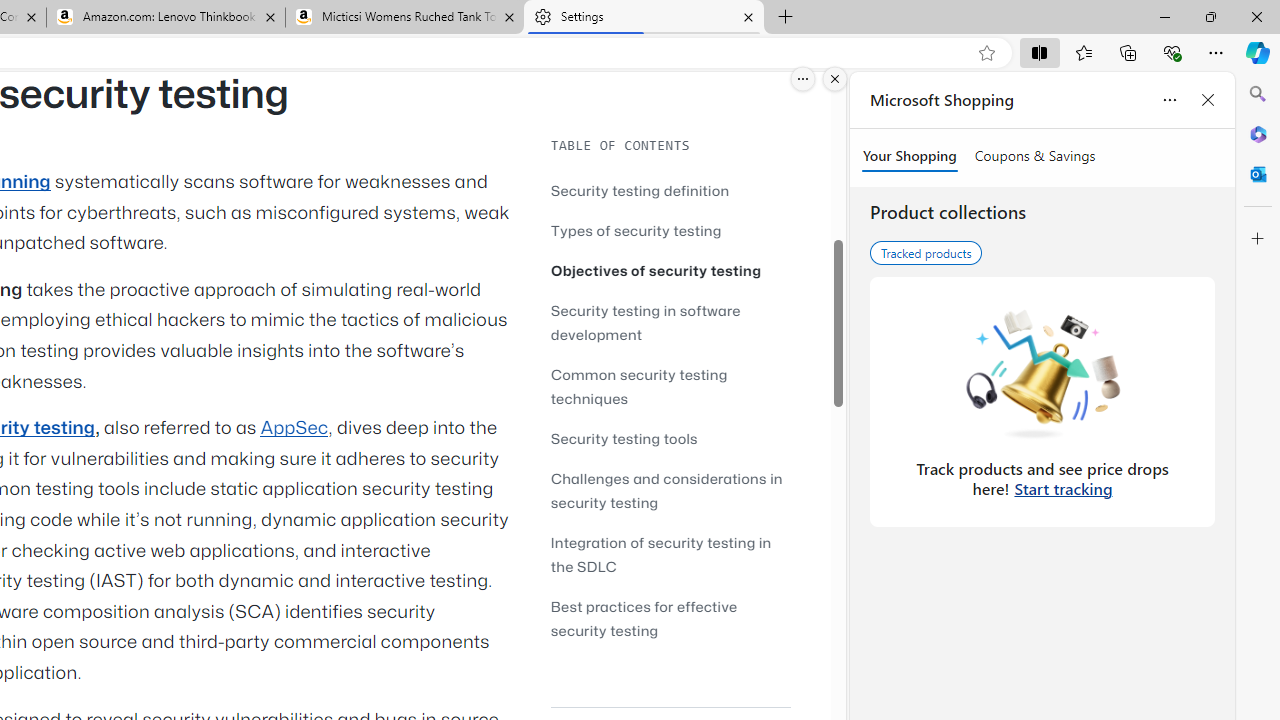 Image resolution: width=1280 pixels, height=720 pixels. I want to click on 'Best practices for effective security testing', so click(670, 617).